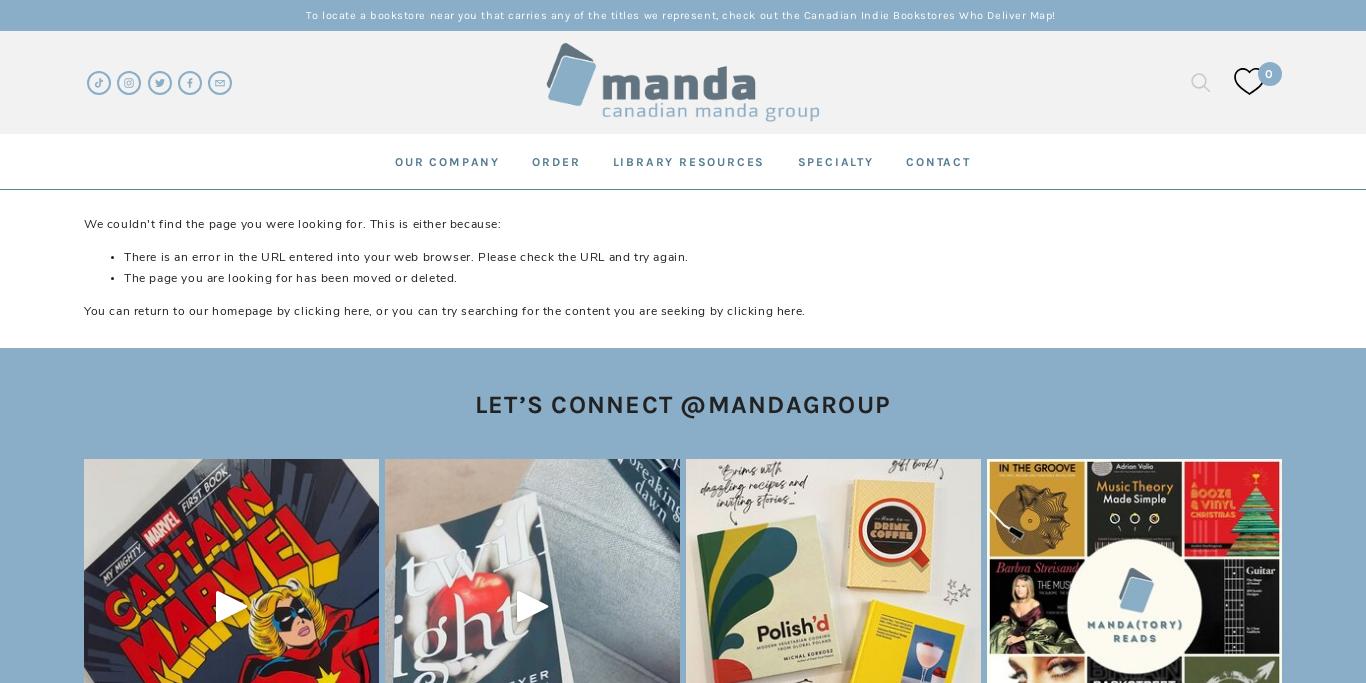 Image resolution: width=1366 pixels, height=683 pixels. I want to click on 'LET’S CONNECT @MANDAGROUP', so click(681, 402).